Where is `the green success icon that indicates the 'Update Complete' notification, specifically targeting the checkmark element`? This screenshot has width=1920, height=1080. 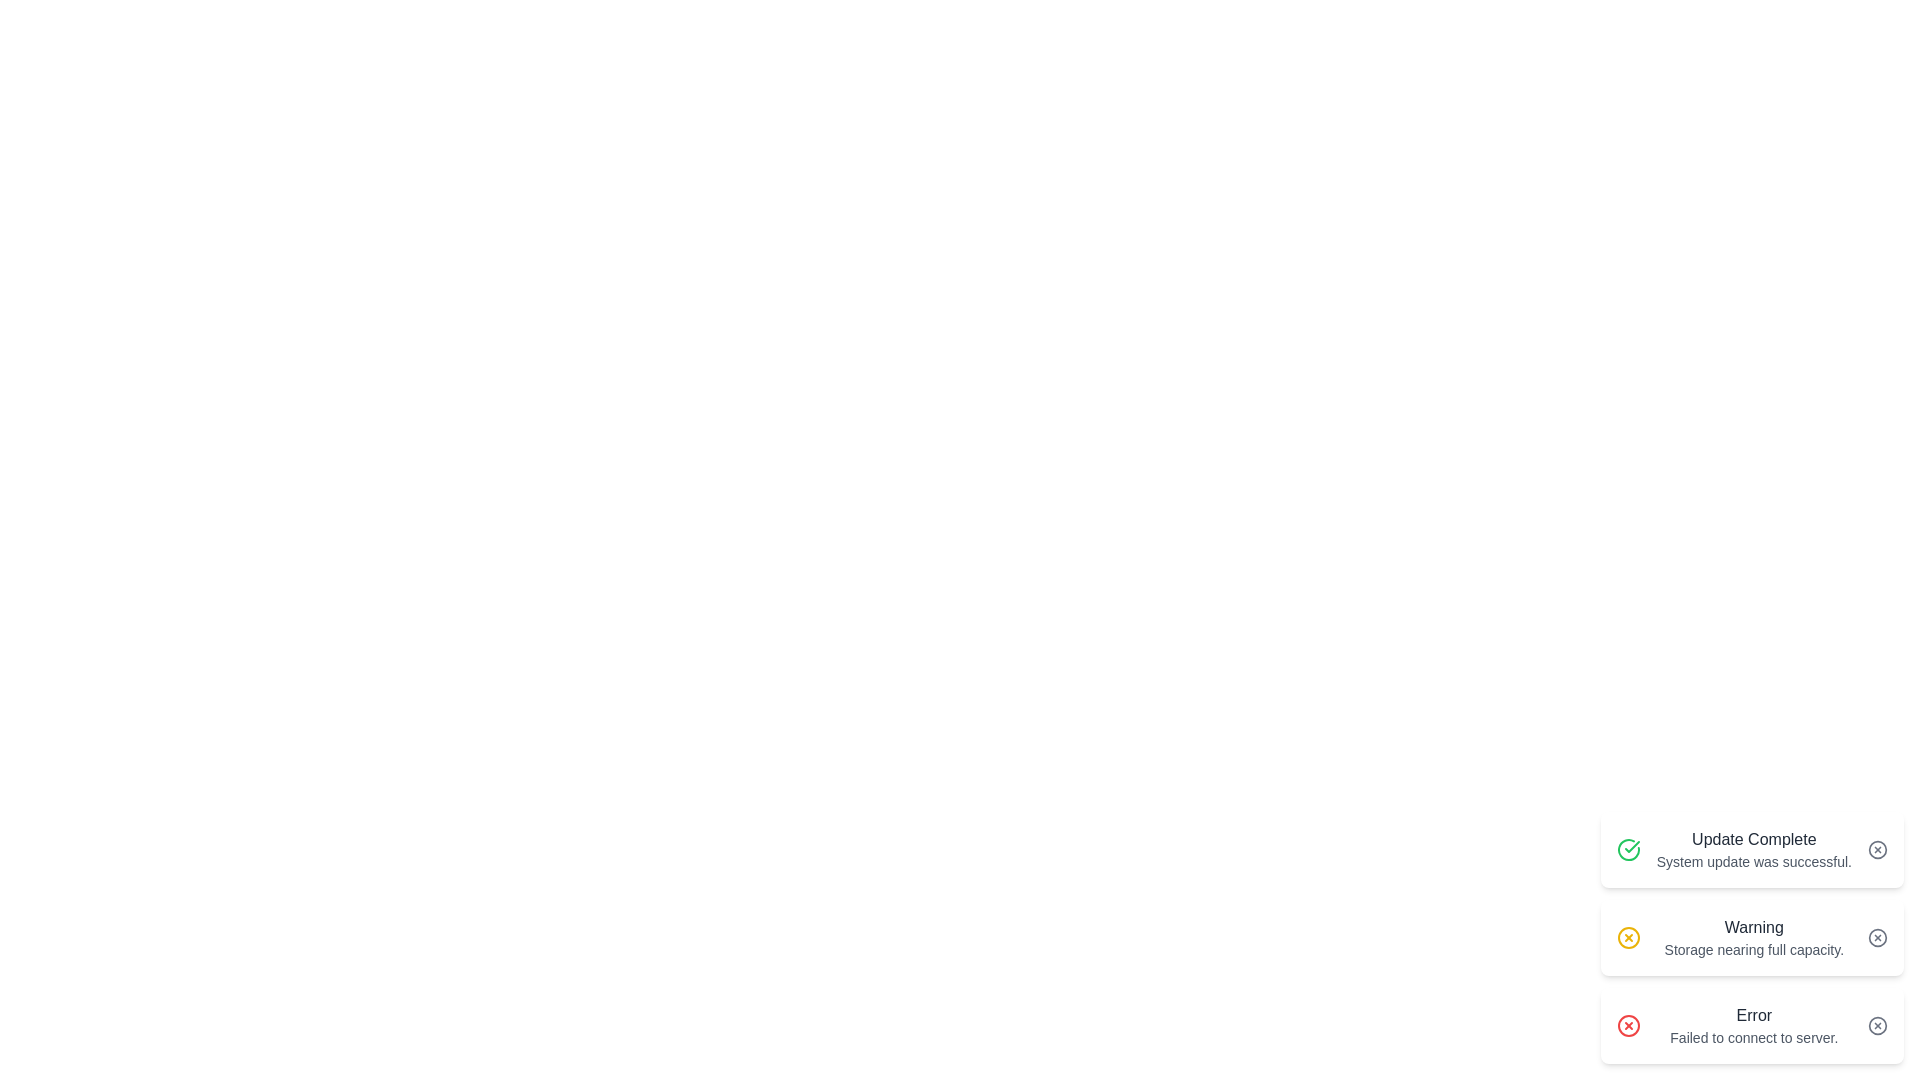
the green success icon that indicates the 'Update Complete' notification, specifically targeting the checkmark element is located at coordinates (1632, 847).